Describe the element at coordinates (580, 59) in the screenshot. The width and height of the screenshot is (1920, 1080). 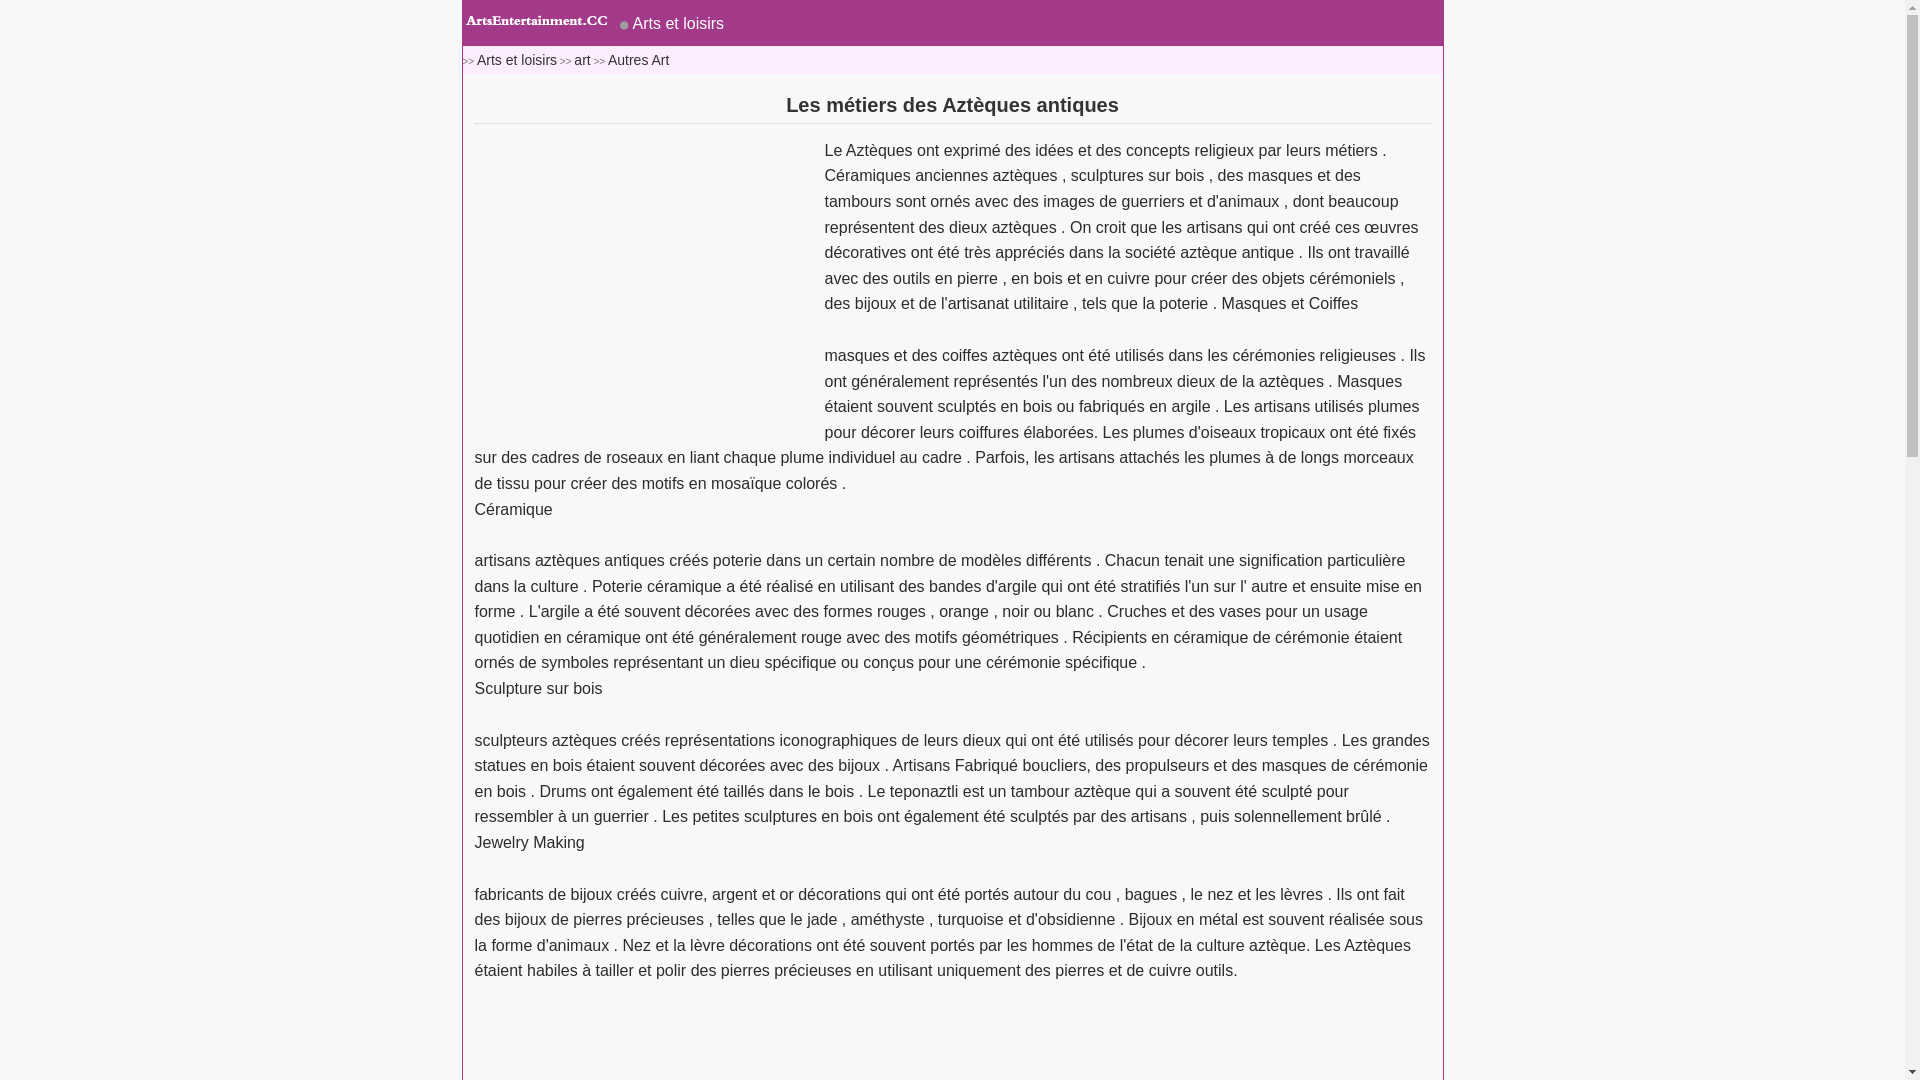
I see `'art'` at that location.